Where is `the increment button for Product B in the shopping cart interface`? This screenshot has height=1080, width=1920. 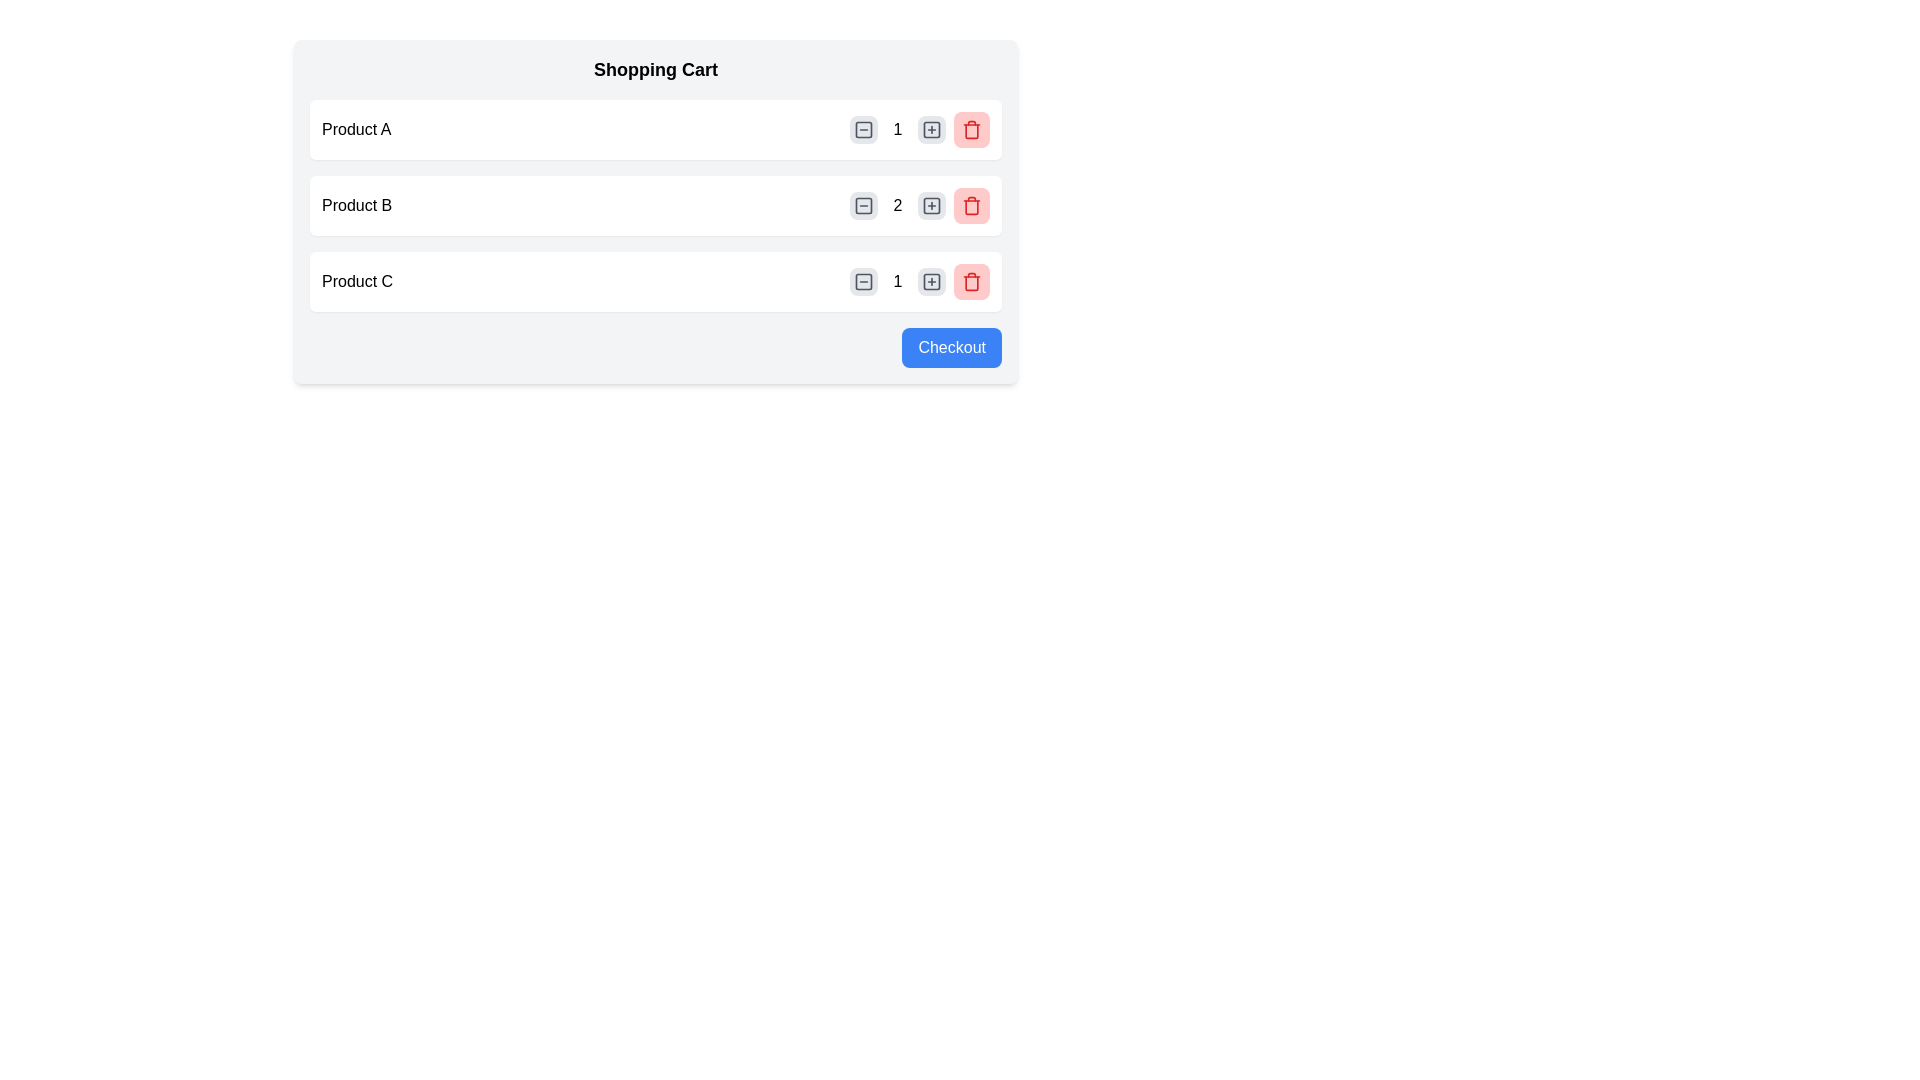
the increment button for Product B in the shopping cart interface is located at coordinates (930, 205).